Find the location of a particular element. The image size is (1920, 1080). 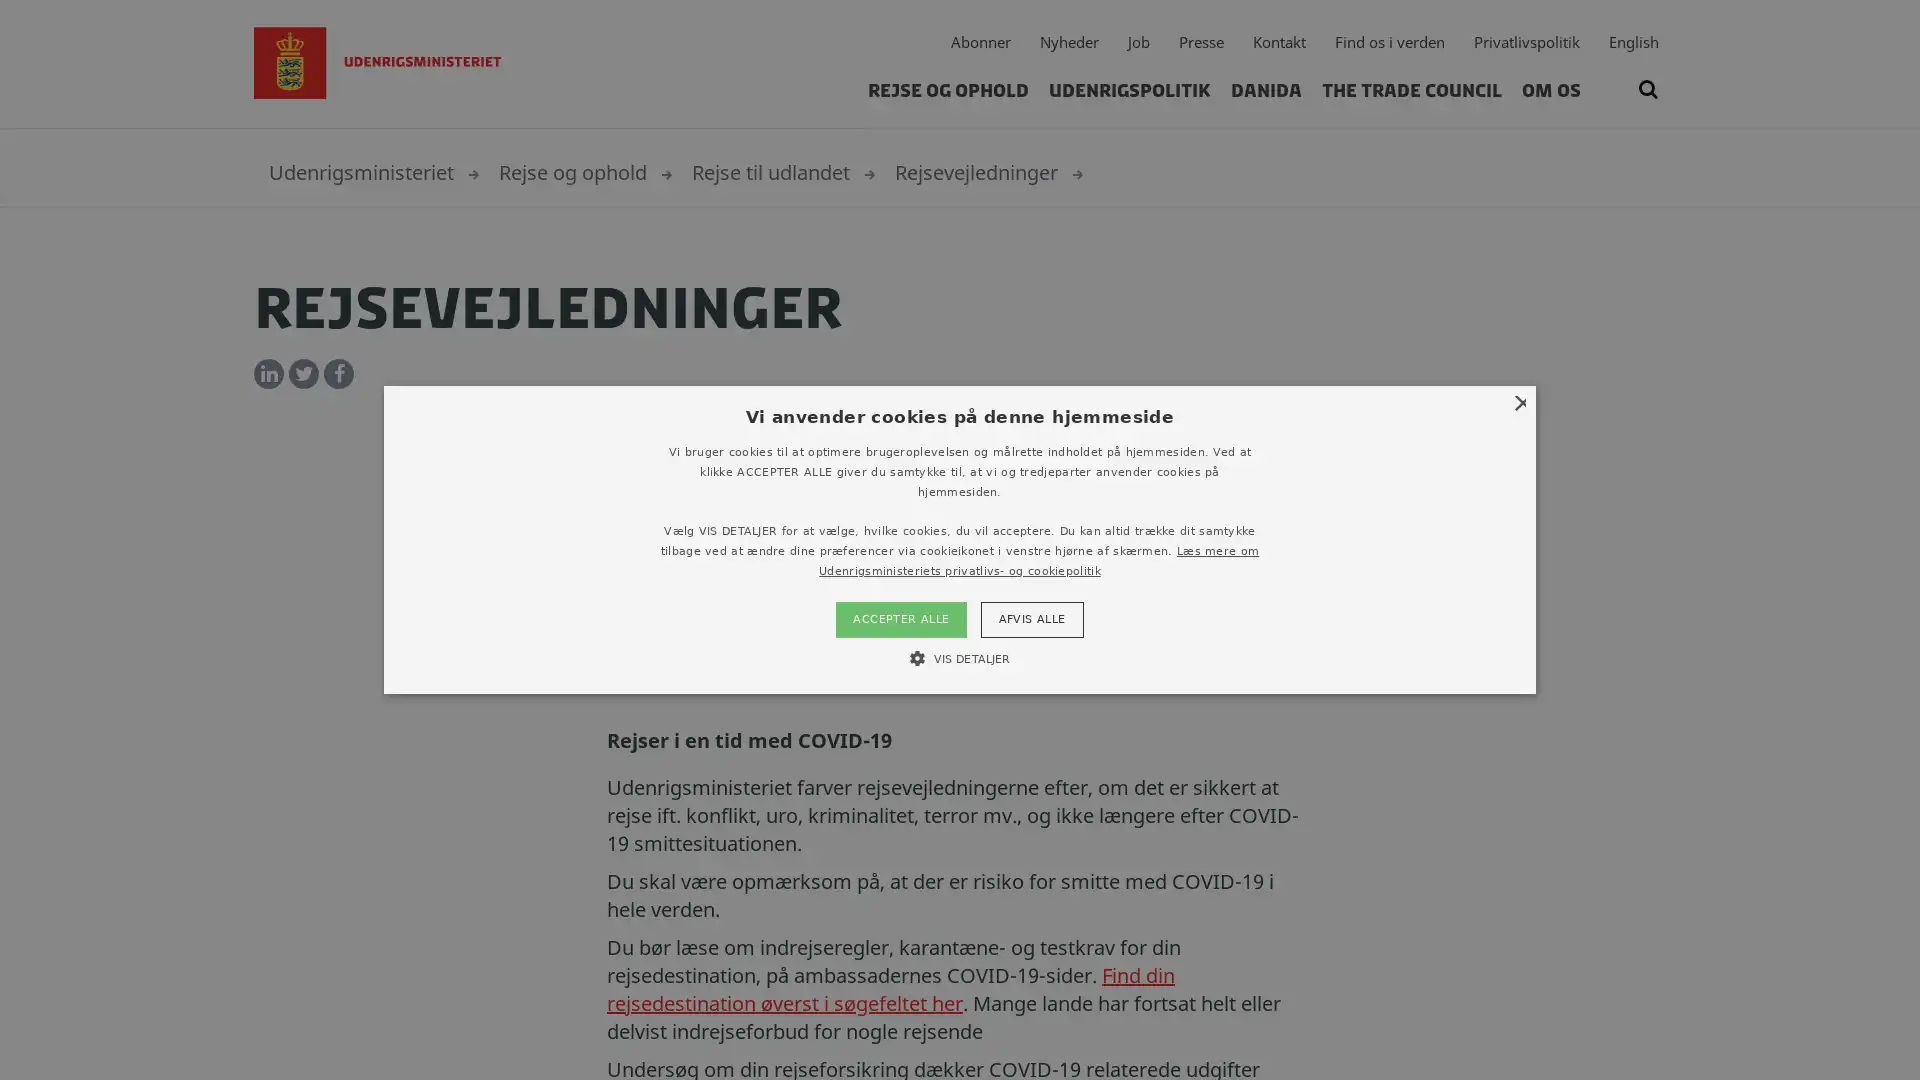

Close Vi anvender cookies pa denne hjemmeside Vi bruger cookies til at optimere brugeroplevelsen og malrette indholdet pa hjemmesiden. Ved at klikke ACCEPTER ALLE giver du samtykke til, at vi og tredjeparter anvender cookies pa hjemmesiden. Vlg VIS DETALJER for at vlge, hvilke cookies, du vil acceptere. Du kan altid trkke dit samtykke tilbage ved at ndre dine prferencer via cookieikonet i venstre hjrne af skrmen. Ls mere om Udenrigsministeriets privatlivs- og cookiepolitik ACCEPTER ALLE AFVIS ALLE VIS DETALJER is located at coordinates (960, 538).